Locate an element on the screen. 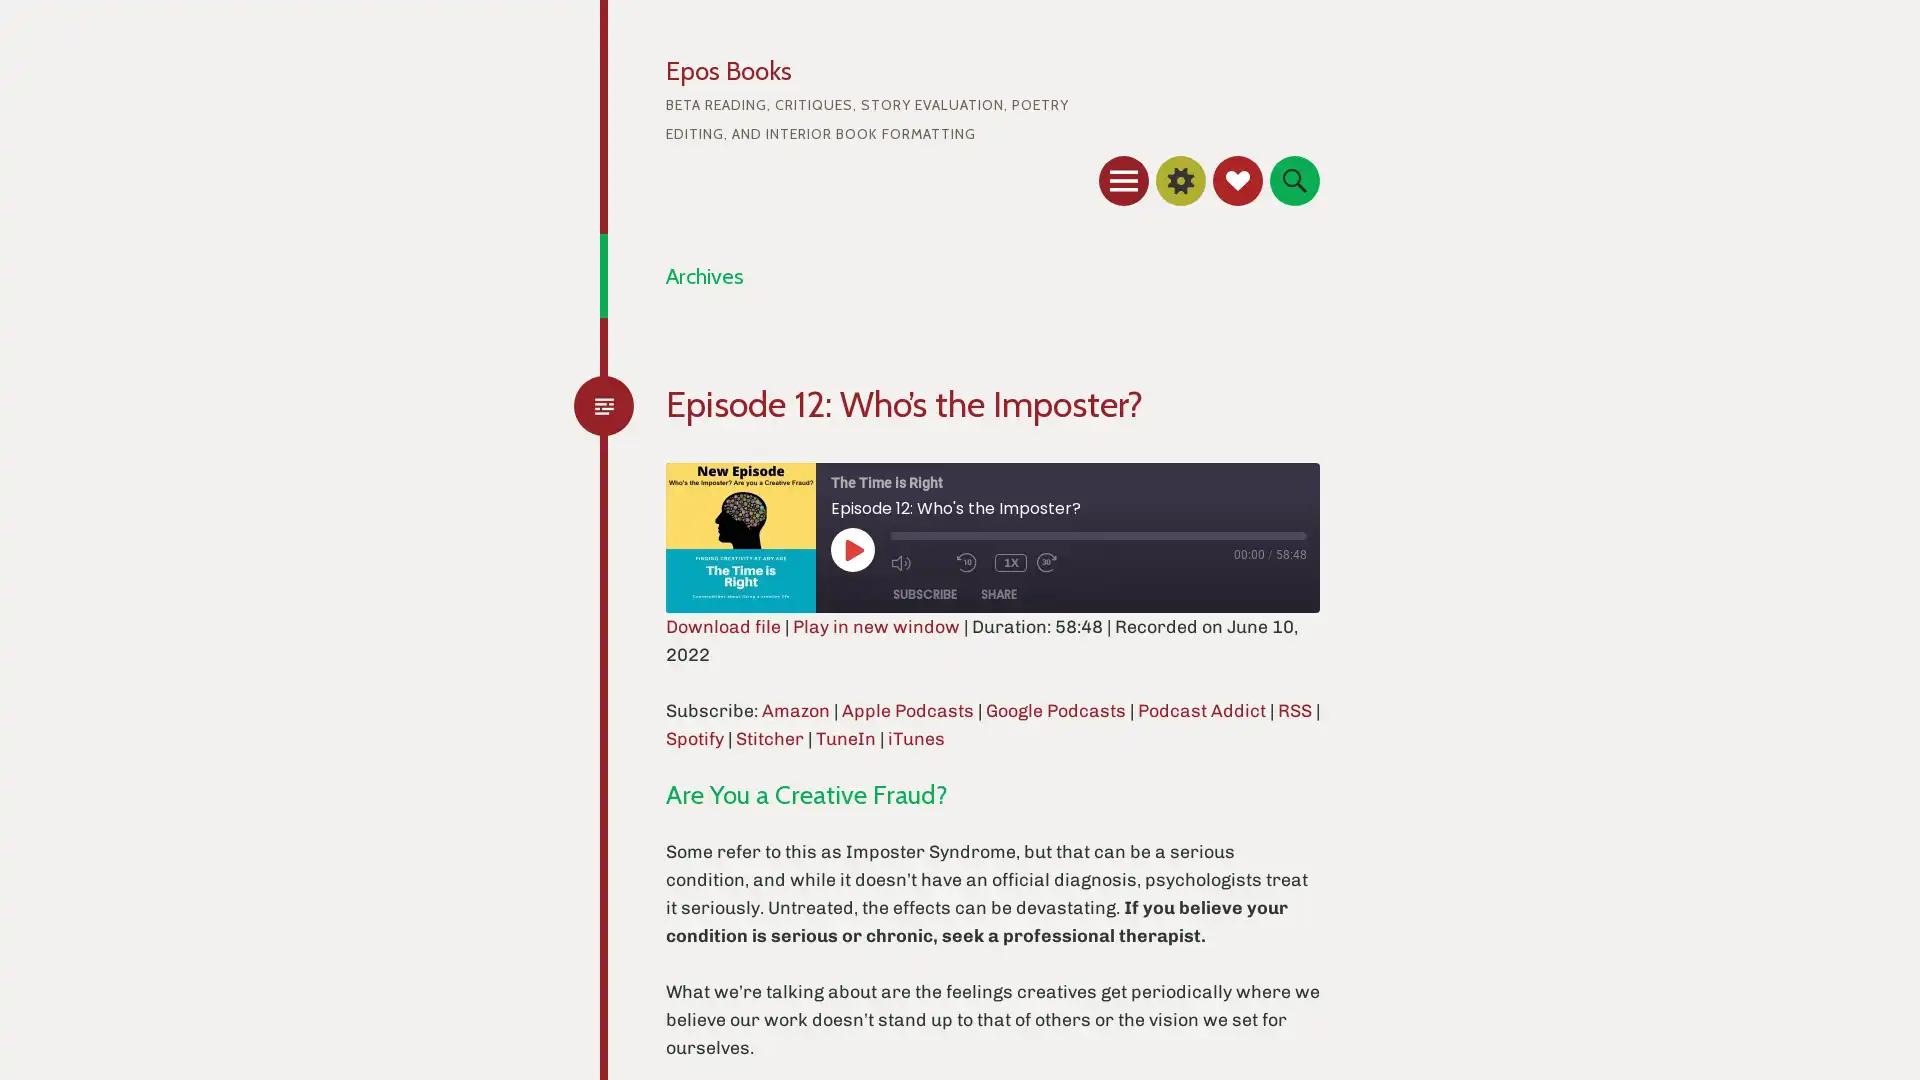 Image resolution: width=1920 pixels, height=1080 pixels. FAST FORWARD 30 SECONDS is located at coordinates (1064, 562).